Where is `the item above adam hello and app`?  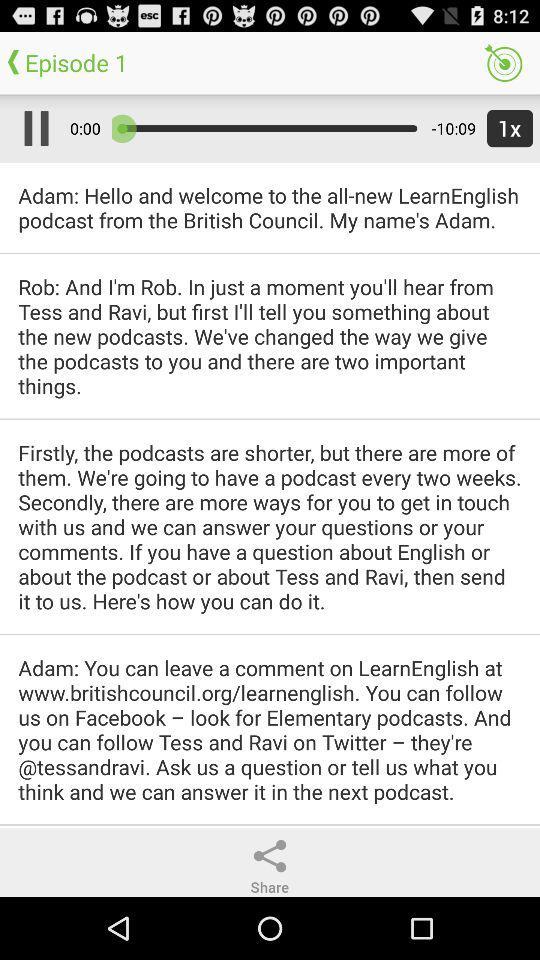
the item above adam hello and app is located at coordinates (31, 127).